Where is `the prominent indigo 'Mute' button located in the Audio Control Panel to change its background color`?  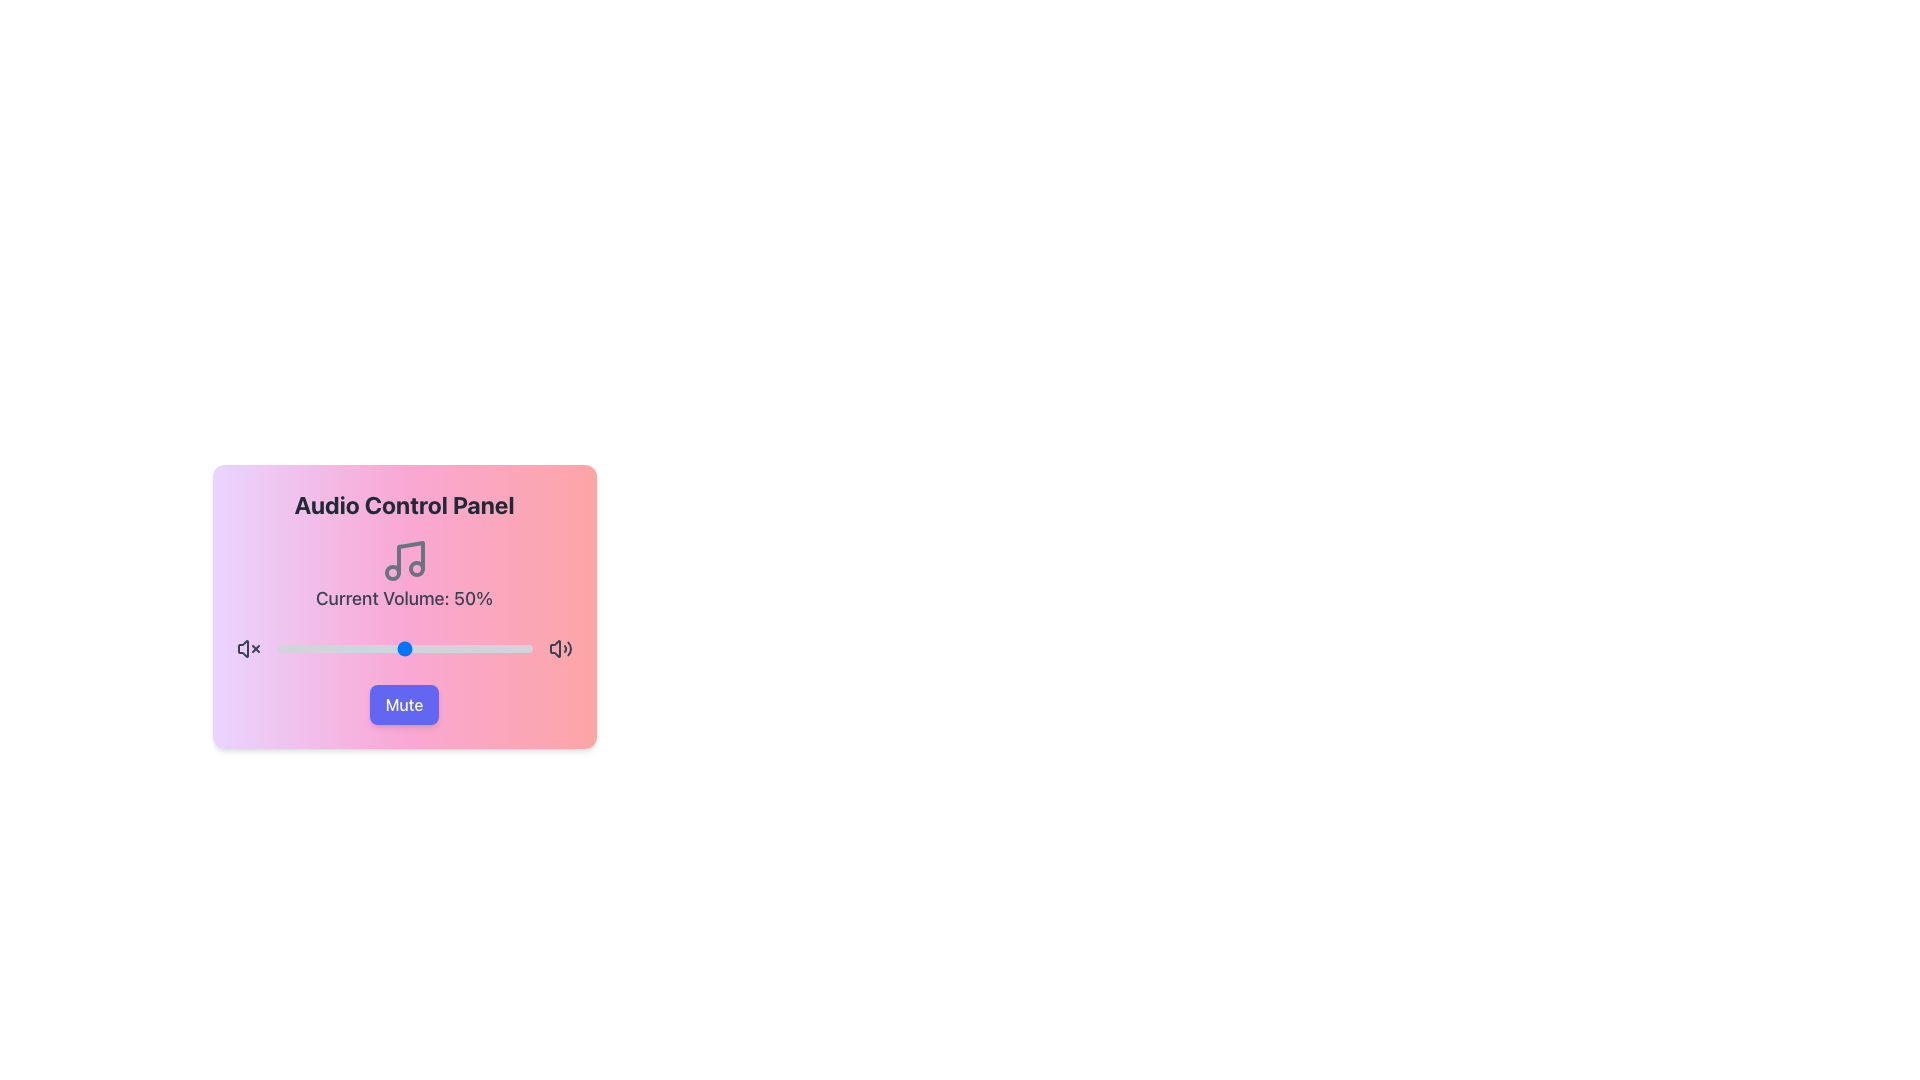
the prominent indigo 'Mute' button located in the Audio Control Panel to change its background color is located at coordinates (403, 704).